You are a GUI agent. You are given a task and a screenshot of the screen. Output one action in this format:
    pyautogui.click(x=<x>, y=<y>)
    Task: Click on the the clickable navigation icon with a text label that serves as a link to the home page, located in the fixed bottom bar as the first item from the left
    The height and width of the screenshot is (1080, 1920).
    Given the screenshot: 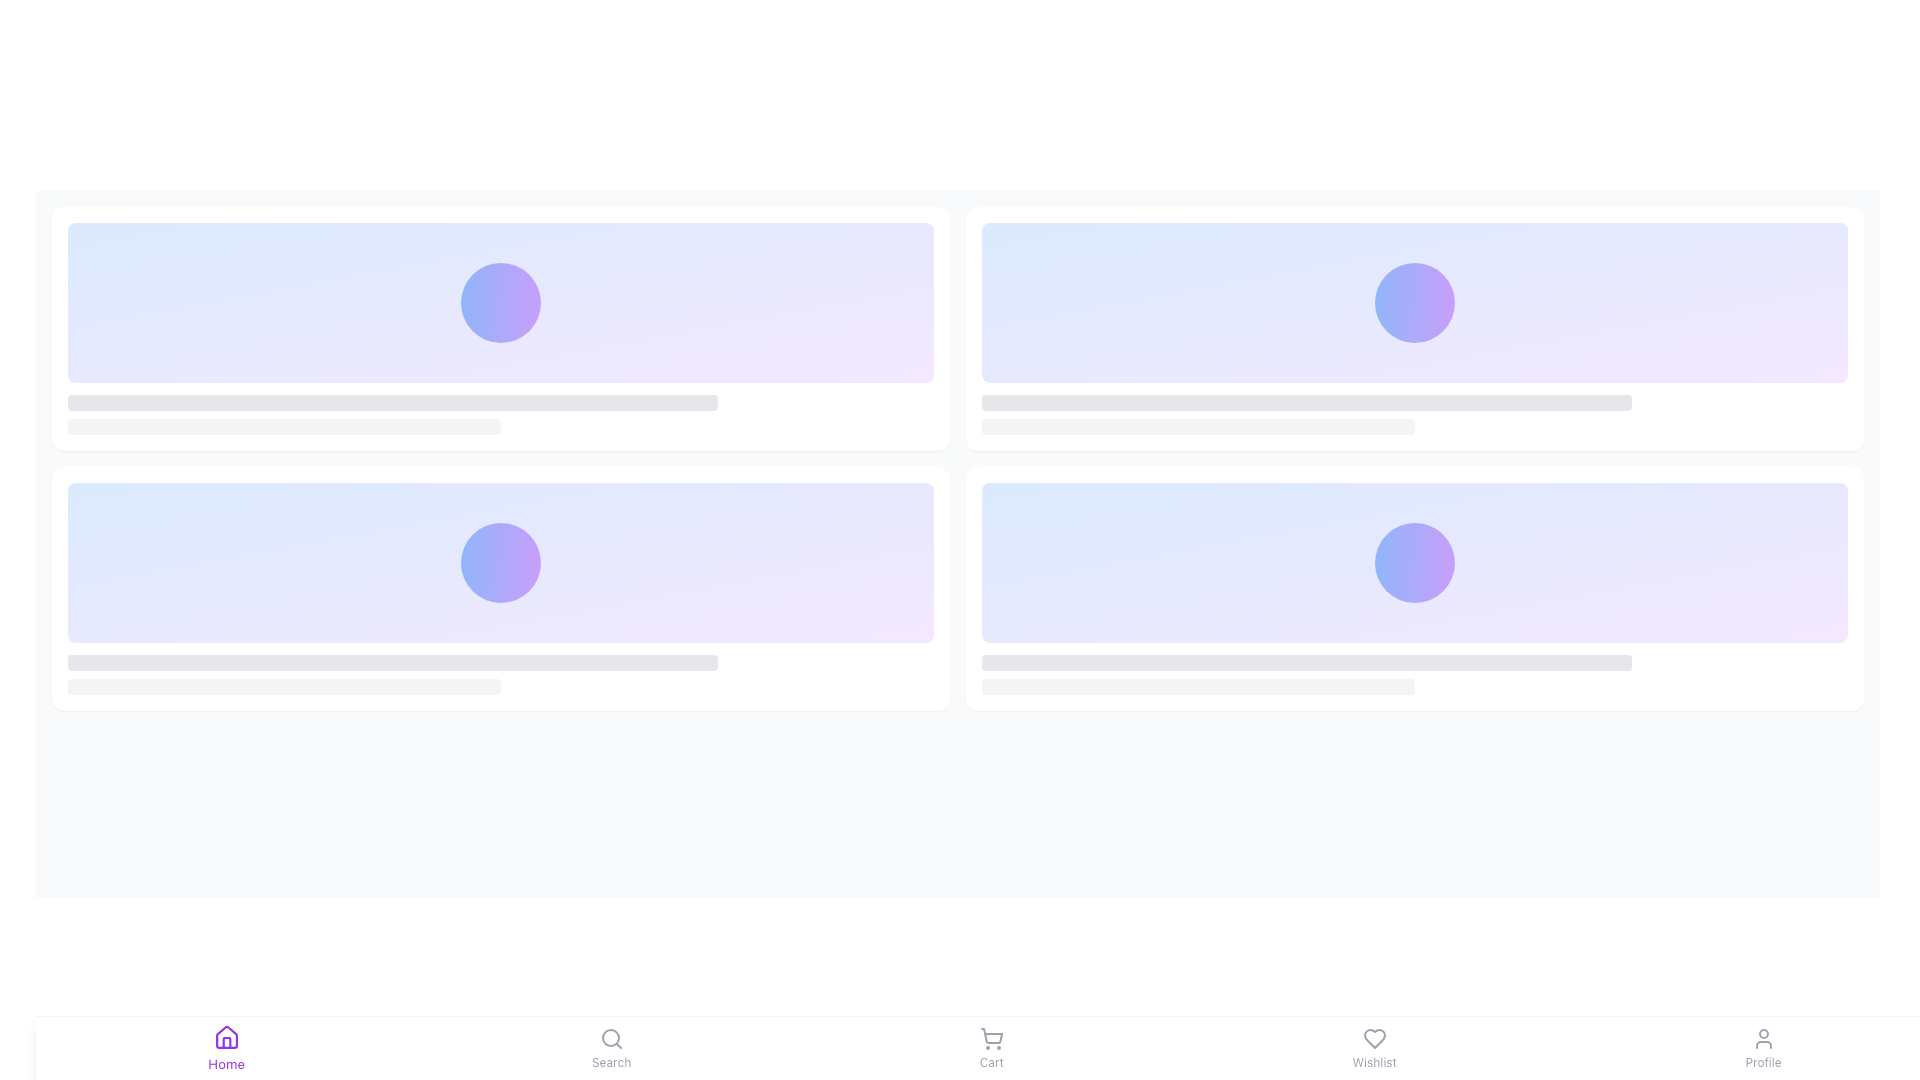 What is the action you would take?
    pyautogui.click(x=226, y=1047)
    